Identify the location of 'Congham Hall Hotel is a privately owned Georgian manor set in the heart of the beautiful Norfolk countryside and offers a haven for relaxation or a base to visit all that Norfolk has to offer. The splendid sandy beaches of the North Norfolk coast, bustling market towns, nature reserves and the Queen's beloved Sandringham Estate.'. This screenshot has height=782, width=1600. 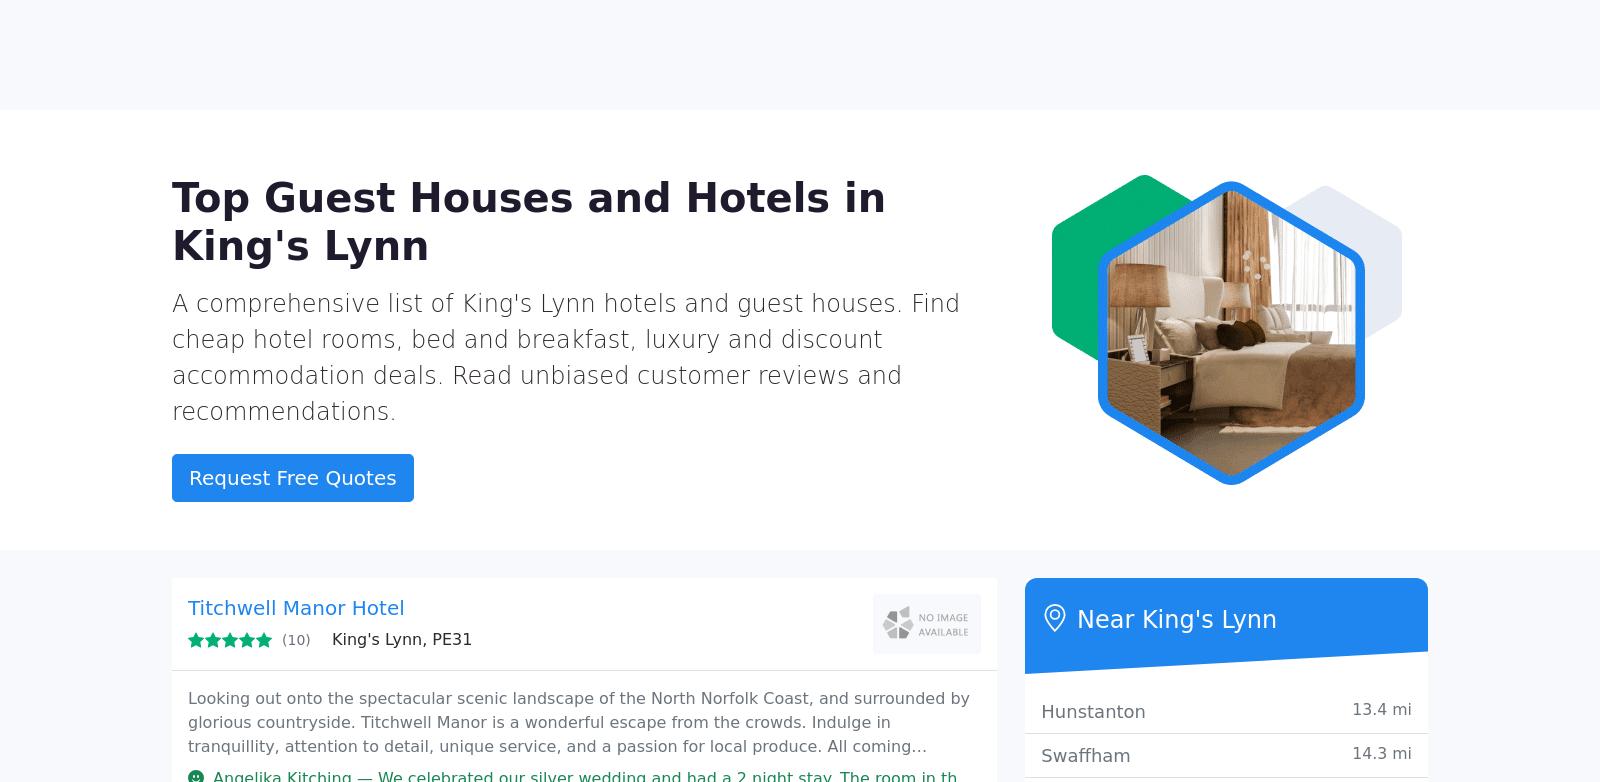
(576, 131).